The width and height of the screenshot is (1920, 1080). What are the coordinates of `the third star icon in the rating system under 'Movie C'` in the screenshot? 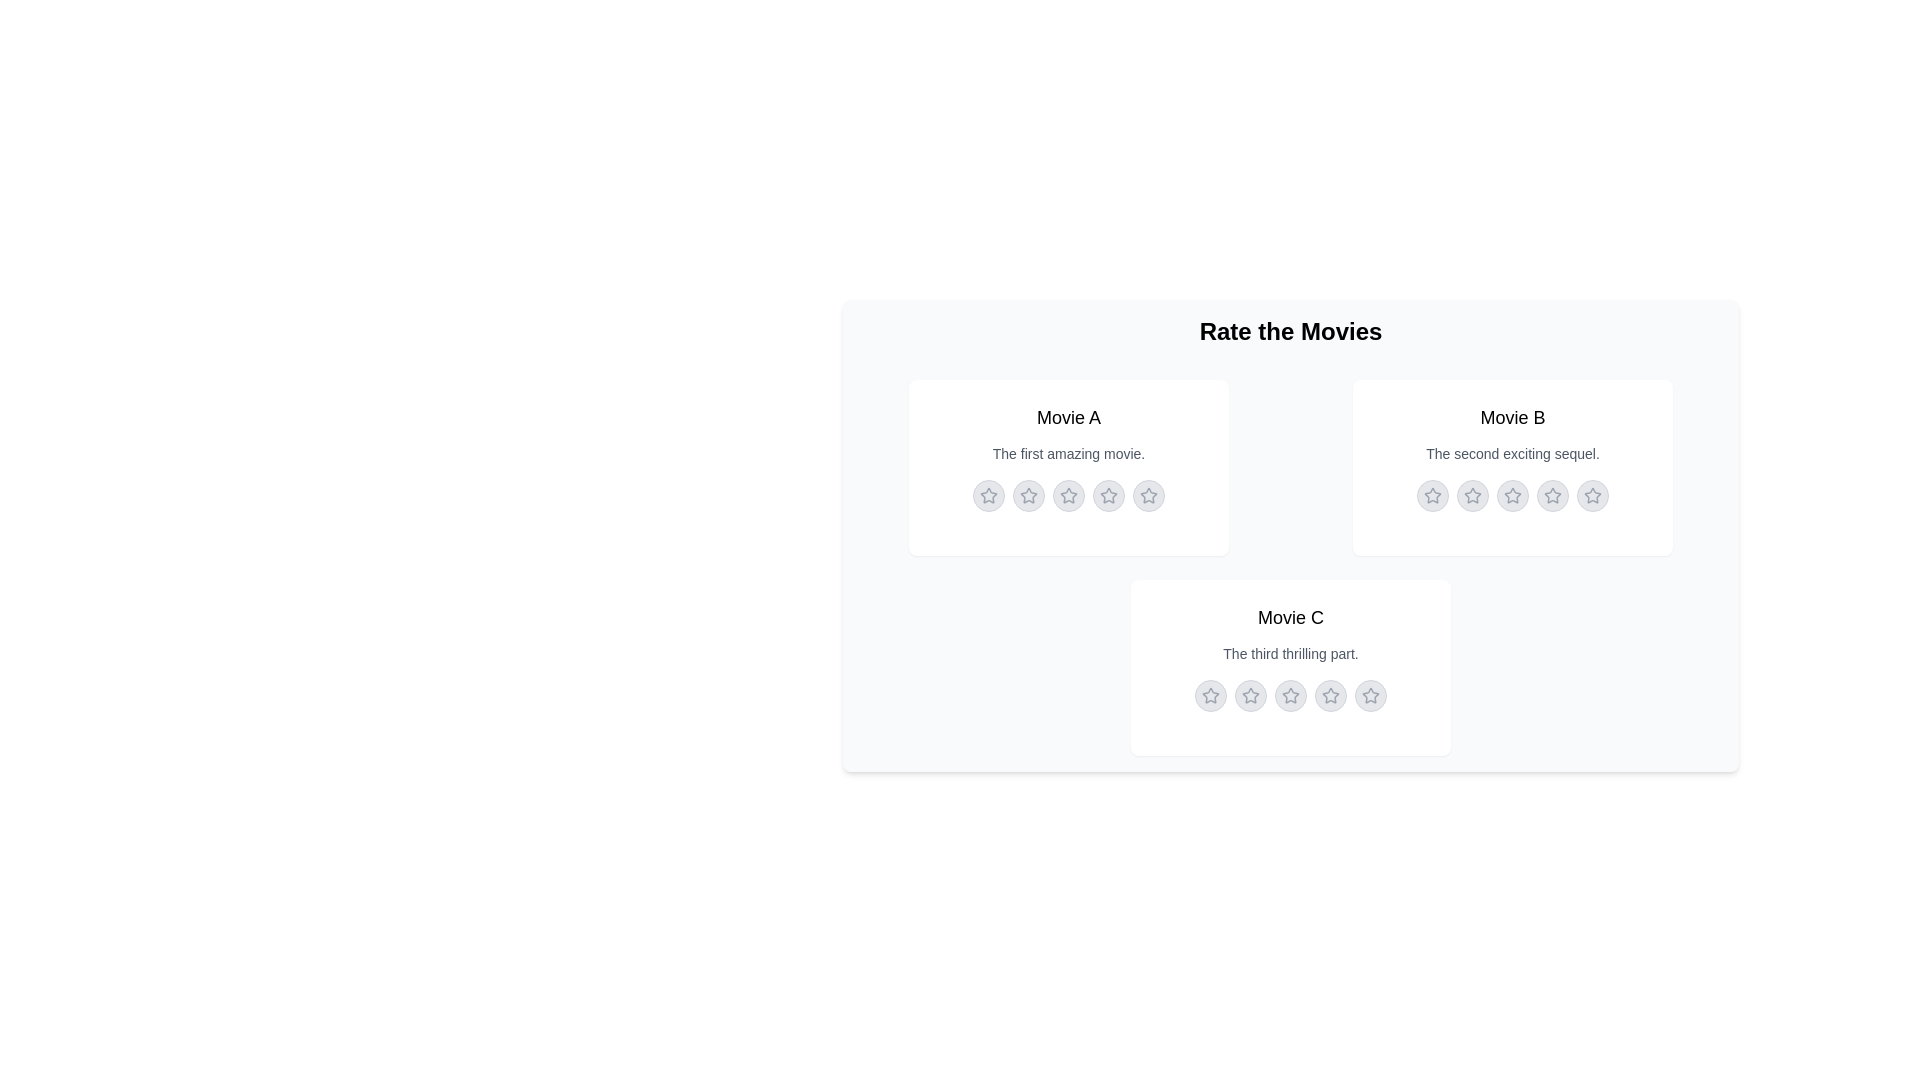 It's located at (1291, 694).